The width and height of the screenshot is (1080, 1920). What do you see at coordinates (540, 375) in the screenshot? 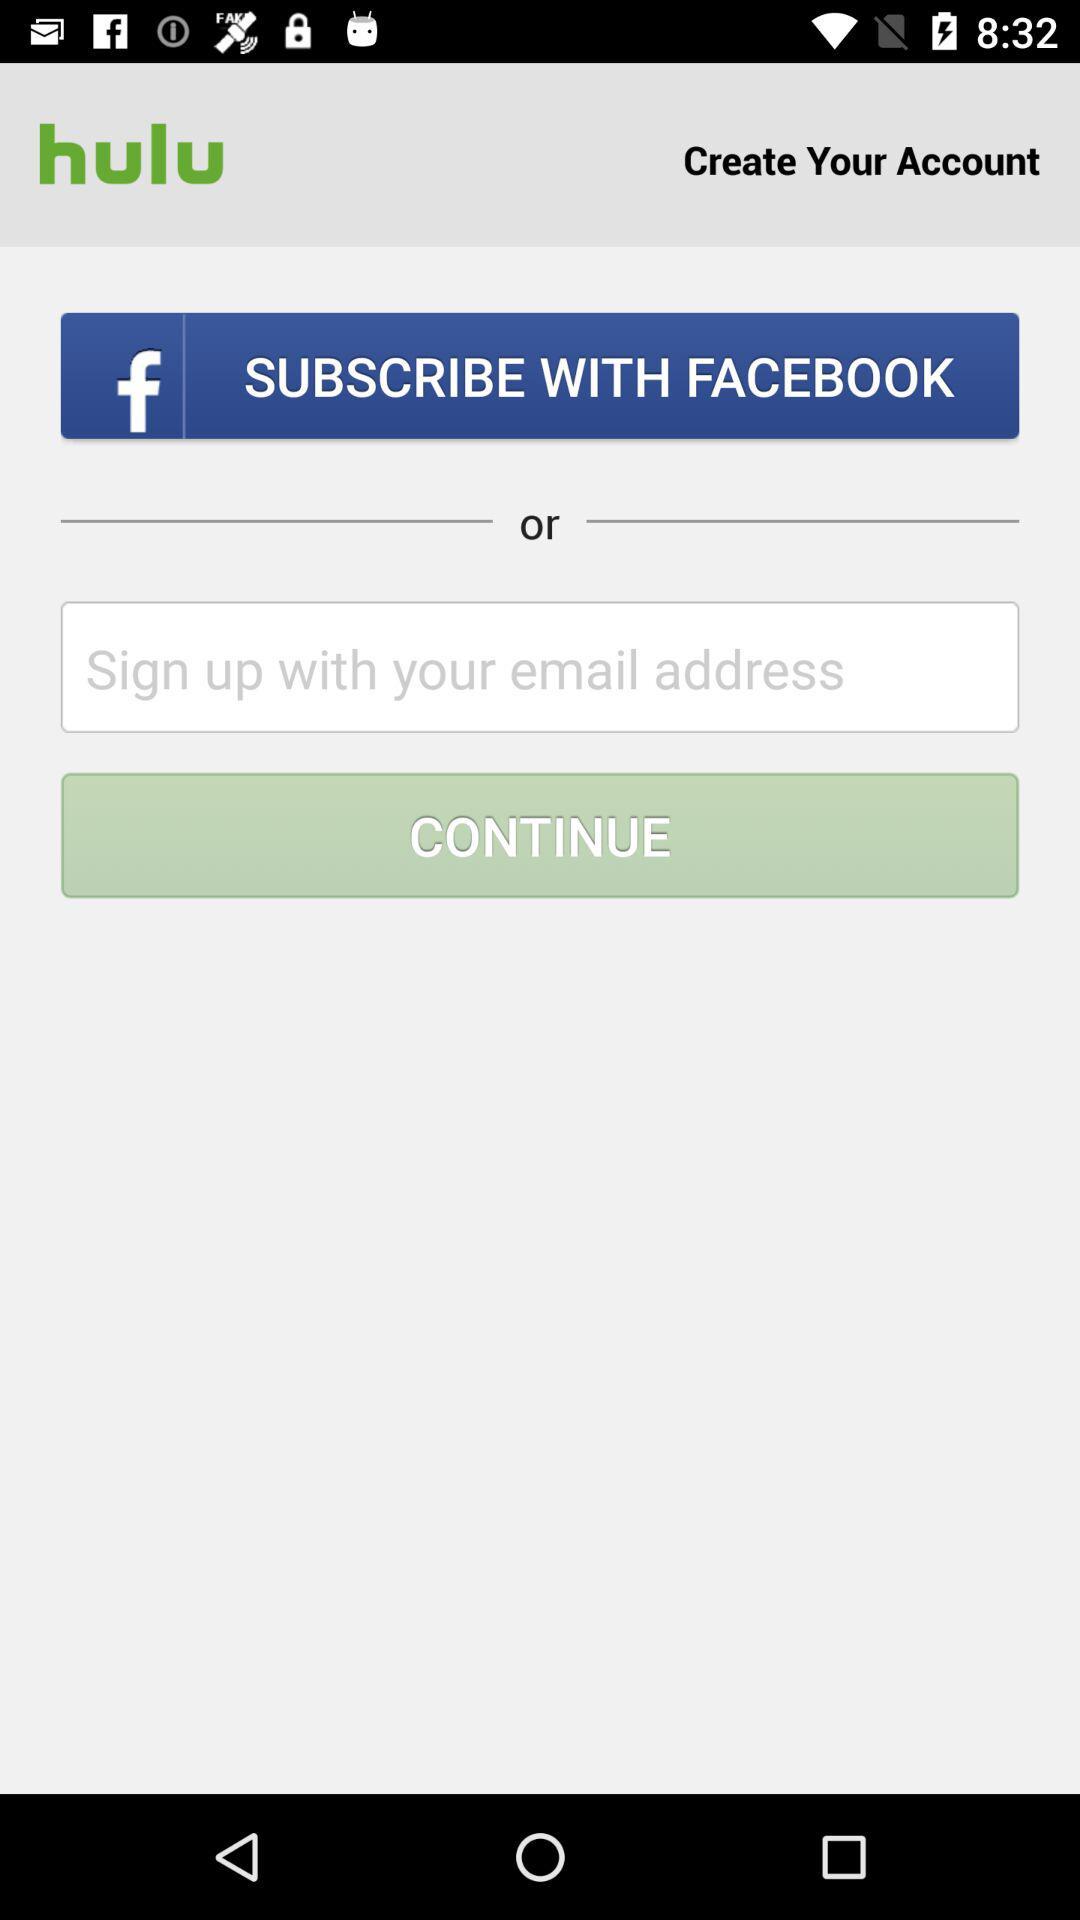
I see `item above or item` at bounding box center [540, 375].